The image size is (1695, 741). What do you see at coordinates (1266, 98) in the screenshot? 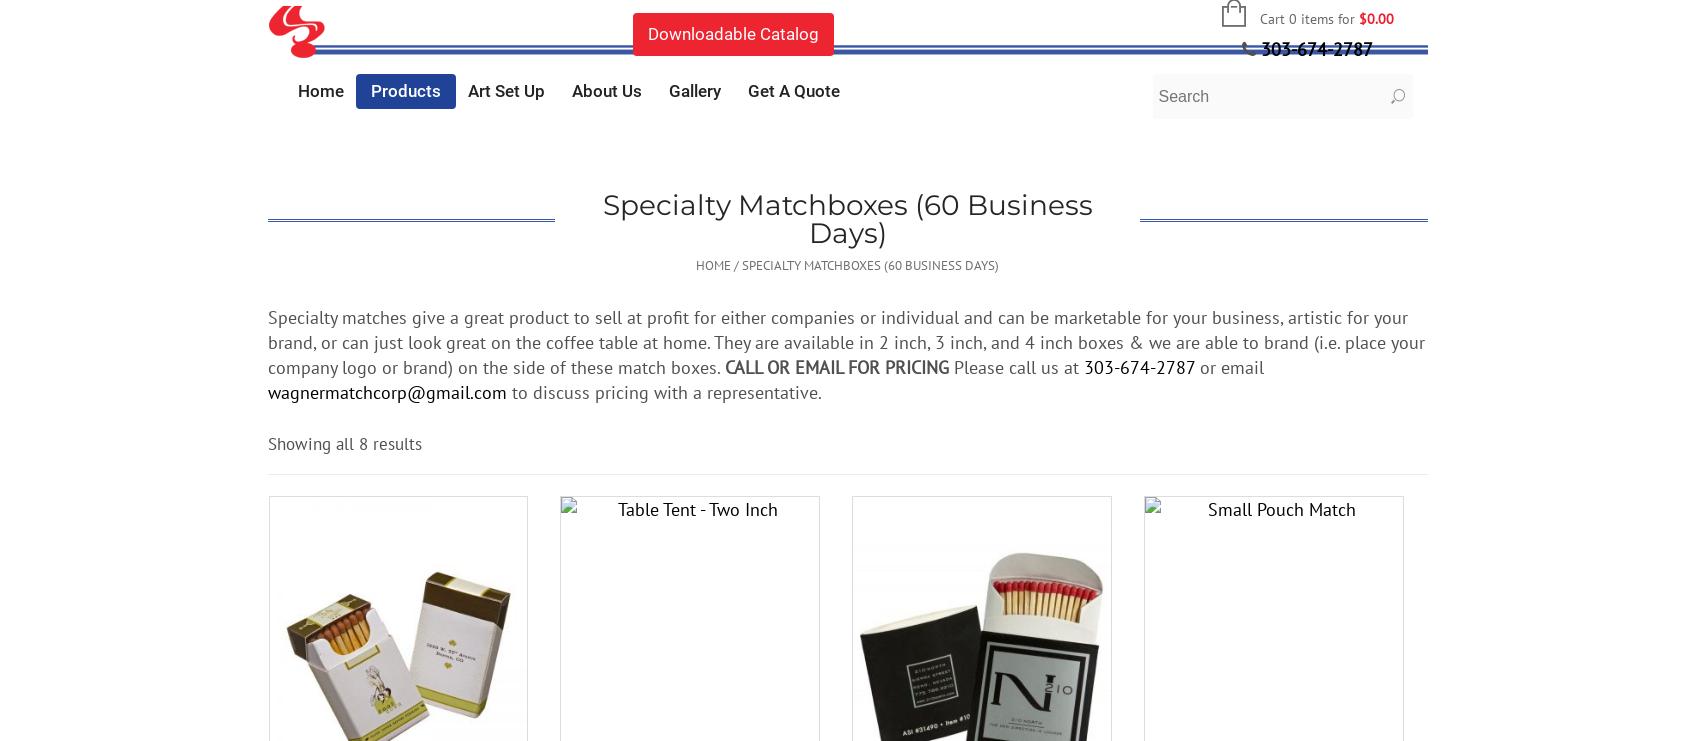
I see `'No products in the cart.'` at bounding box center [1266, 98].